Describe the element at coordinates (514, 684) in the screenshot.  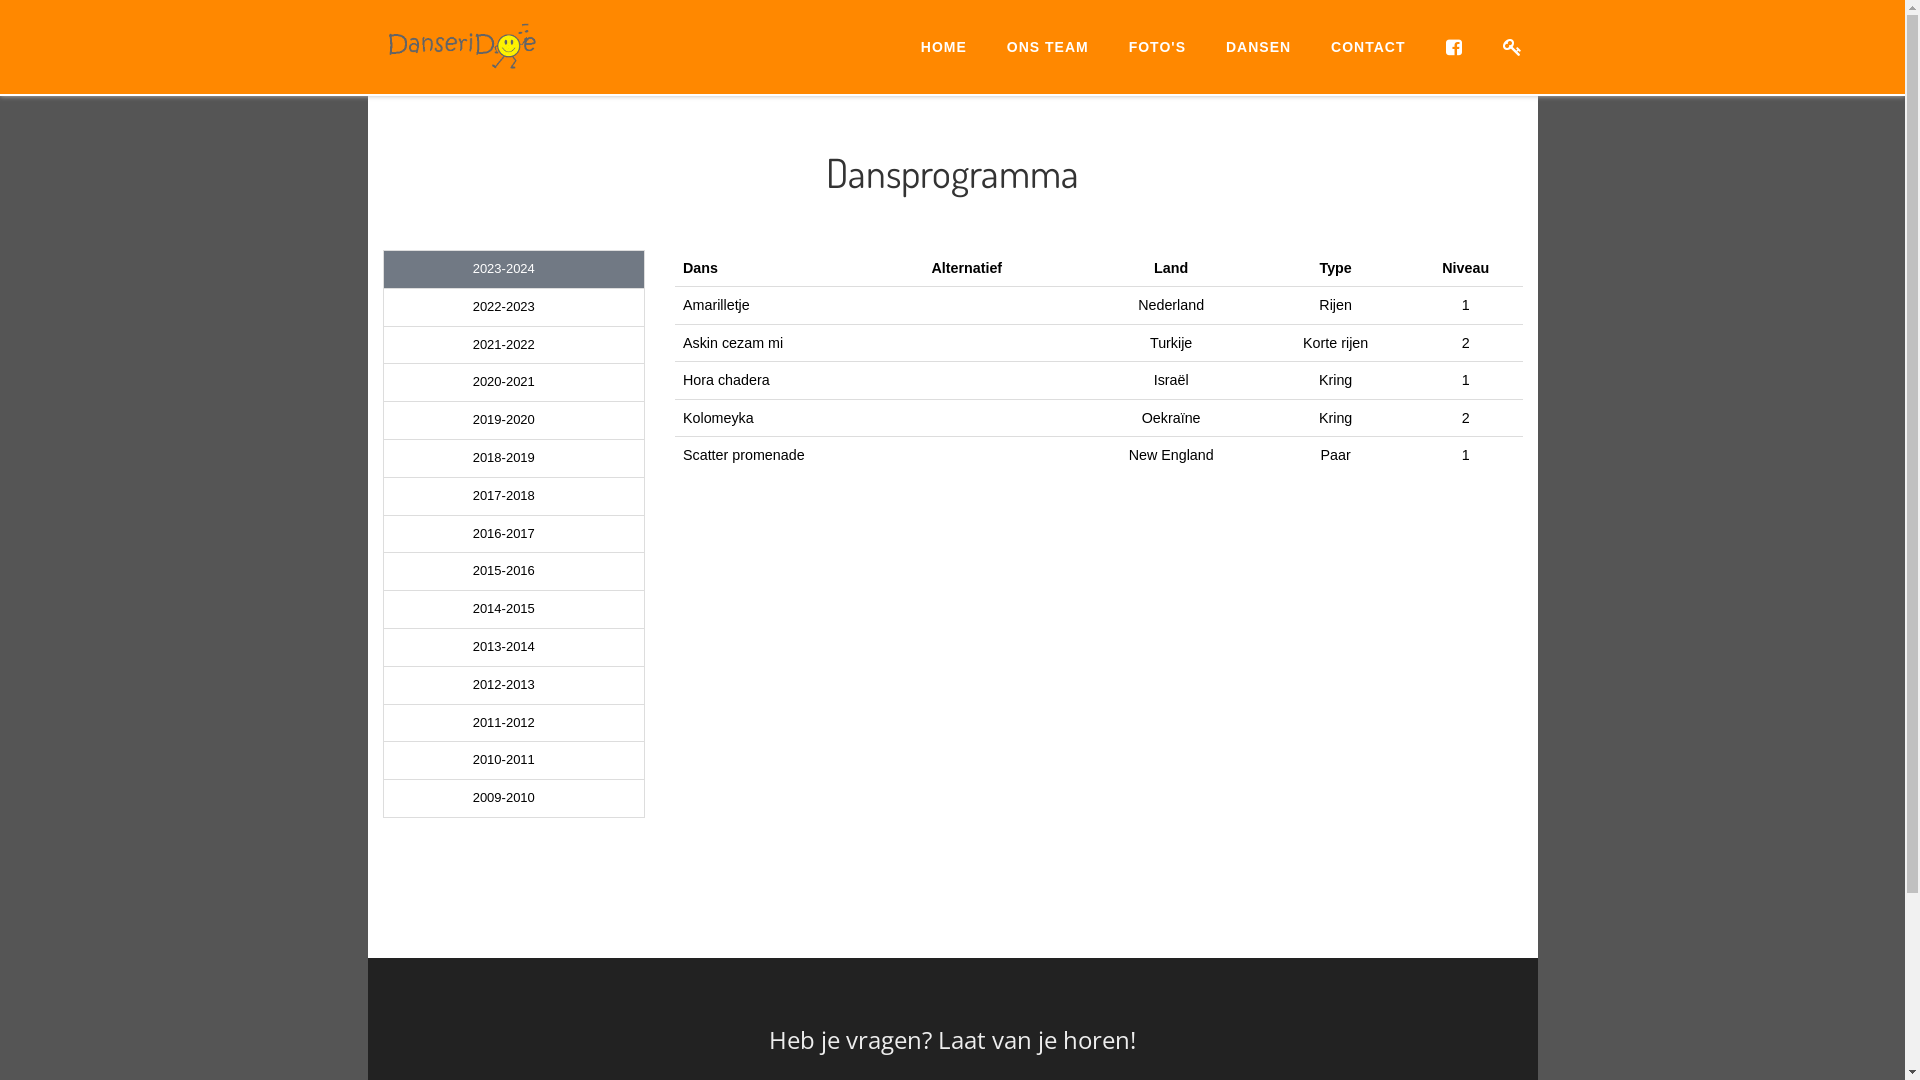
I see `'2012-2013'` at that location.